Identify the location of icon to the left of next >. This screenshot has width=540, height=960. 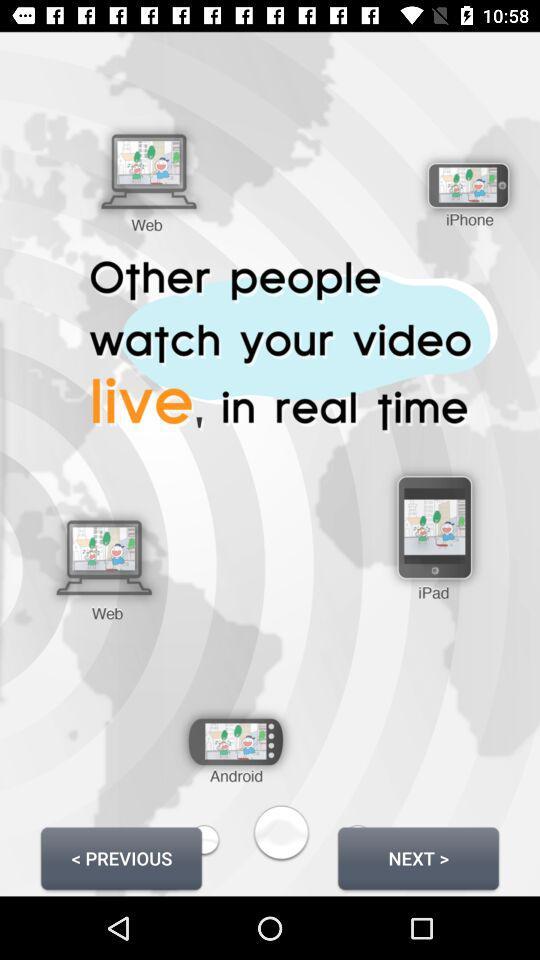
(121, 857).